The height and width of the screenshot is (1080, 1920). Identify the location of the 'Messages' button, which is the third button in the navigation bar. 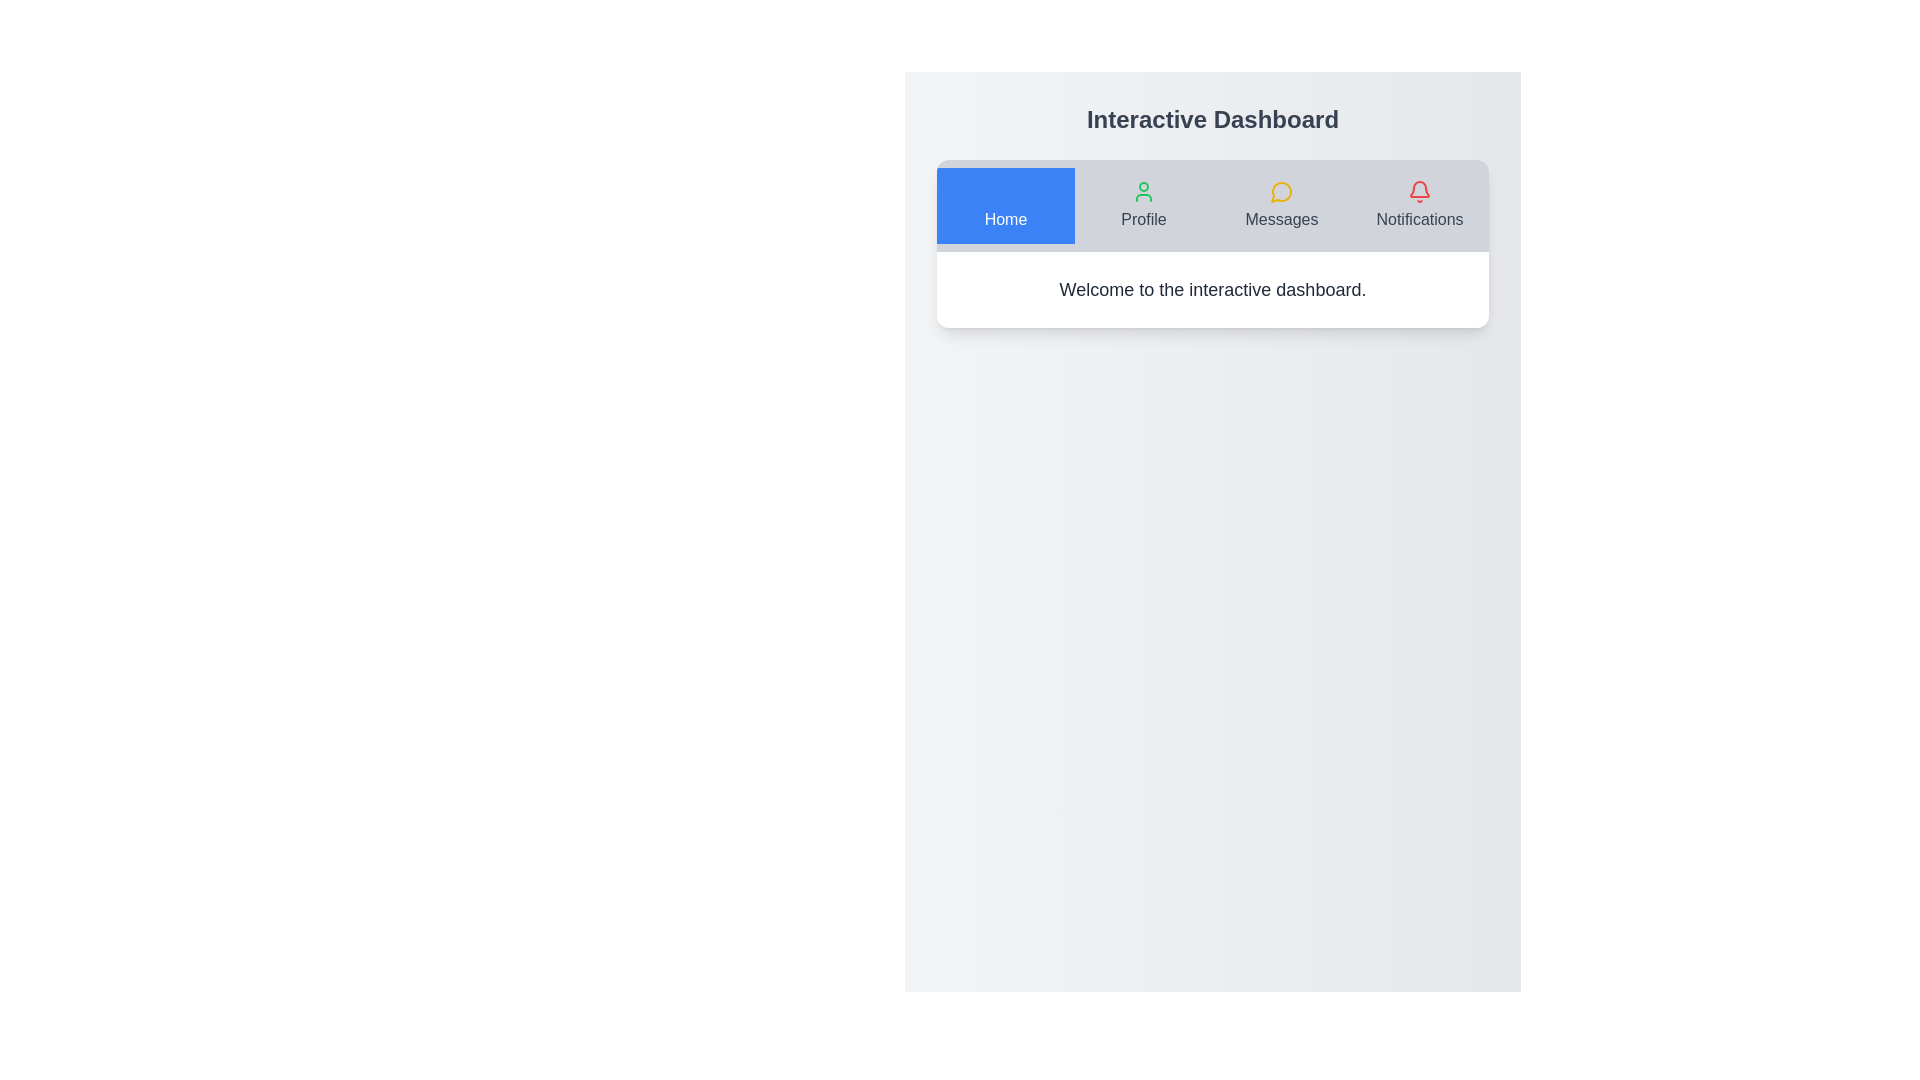
(1281, 205).